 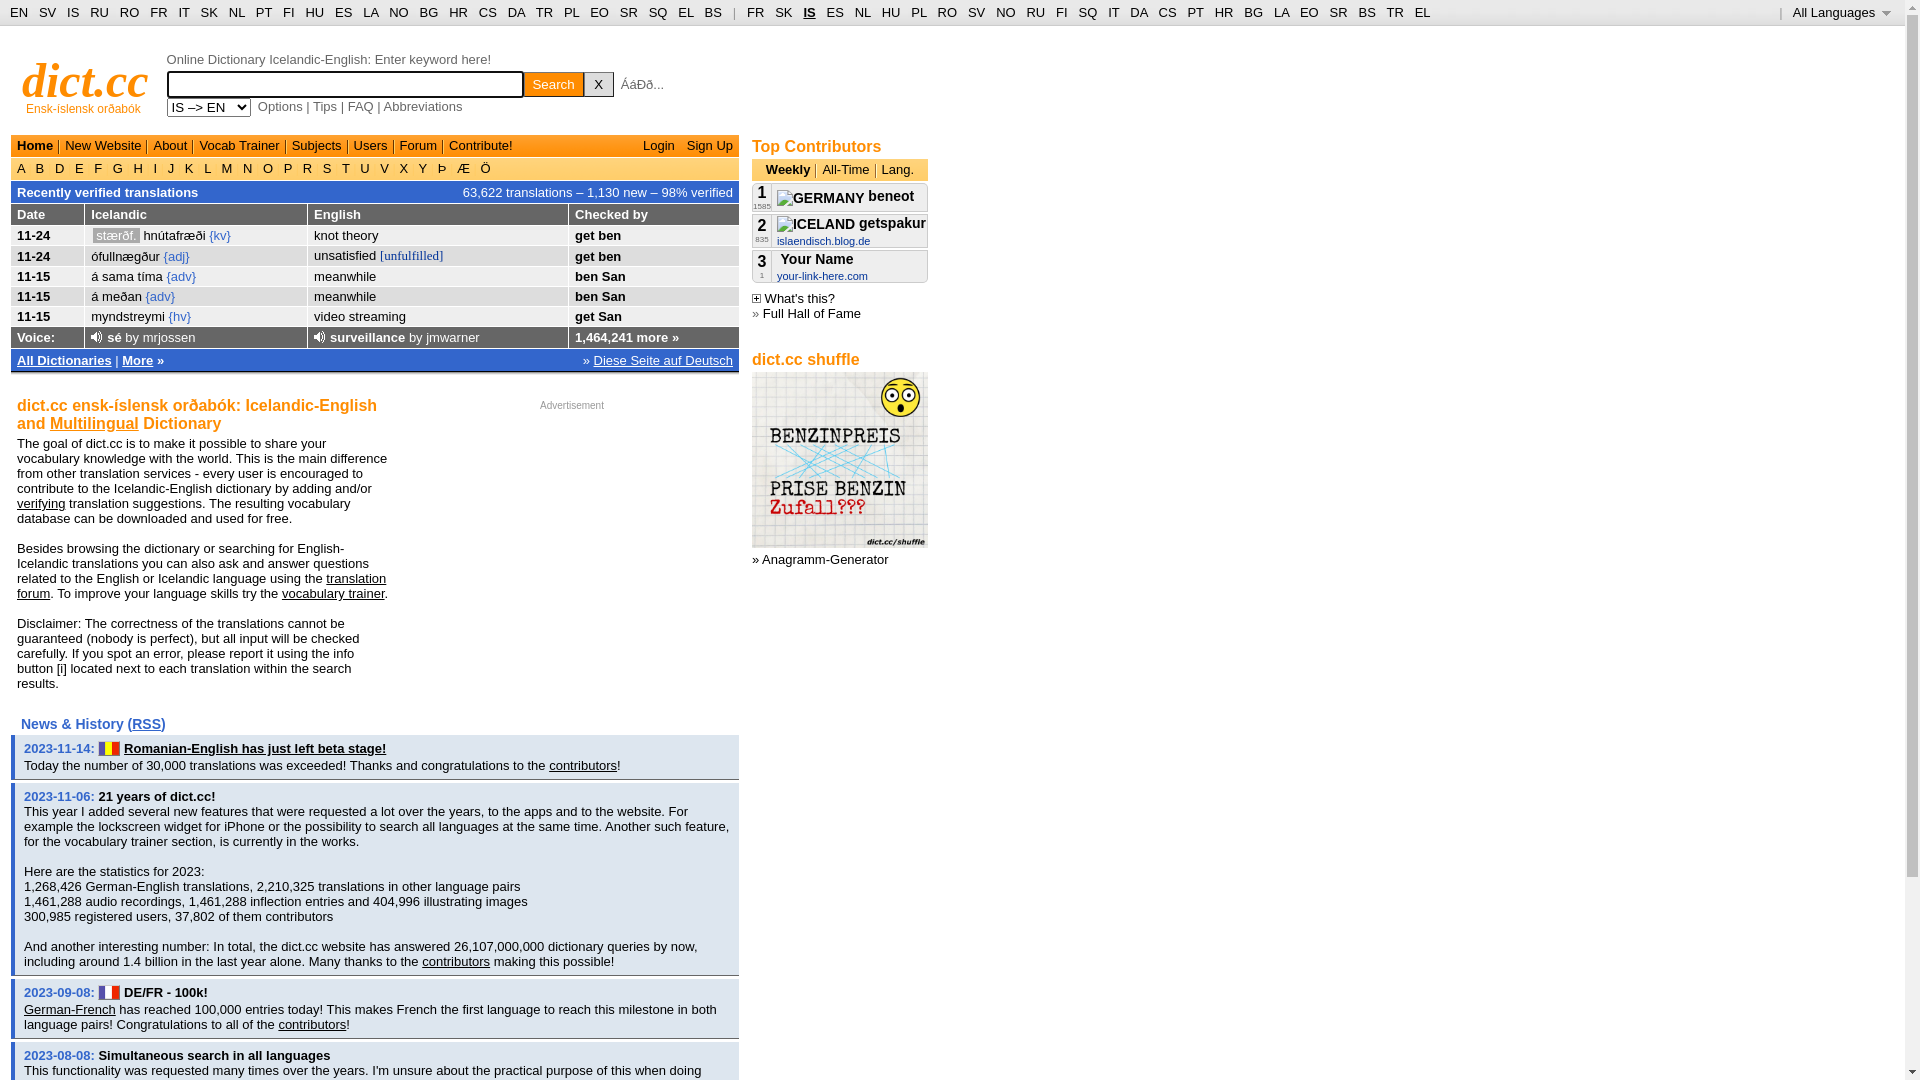 I want to click on 'U', so click(x=365, y=167).